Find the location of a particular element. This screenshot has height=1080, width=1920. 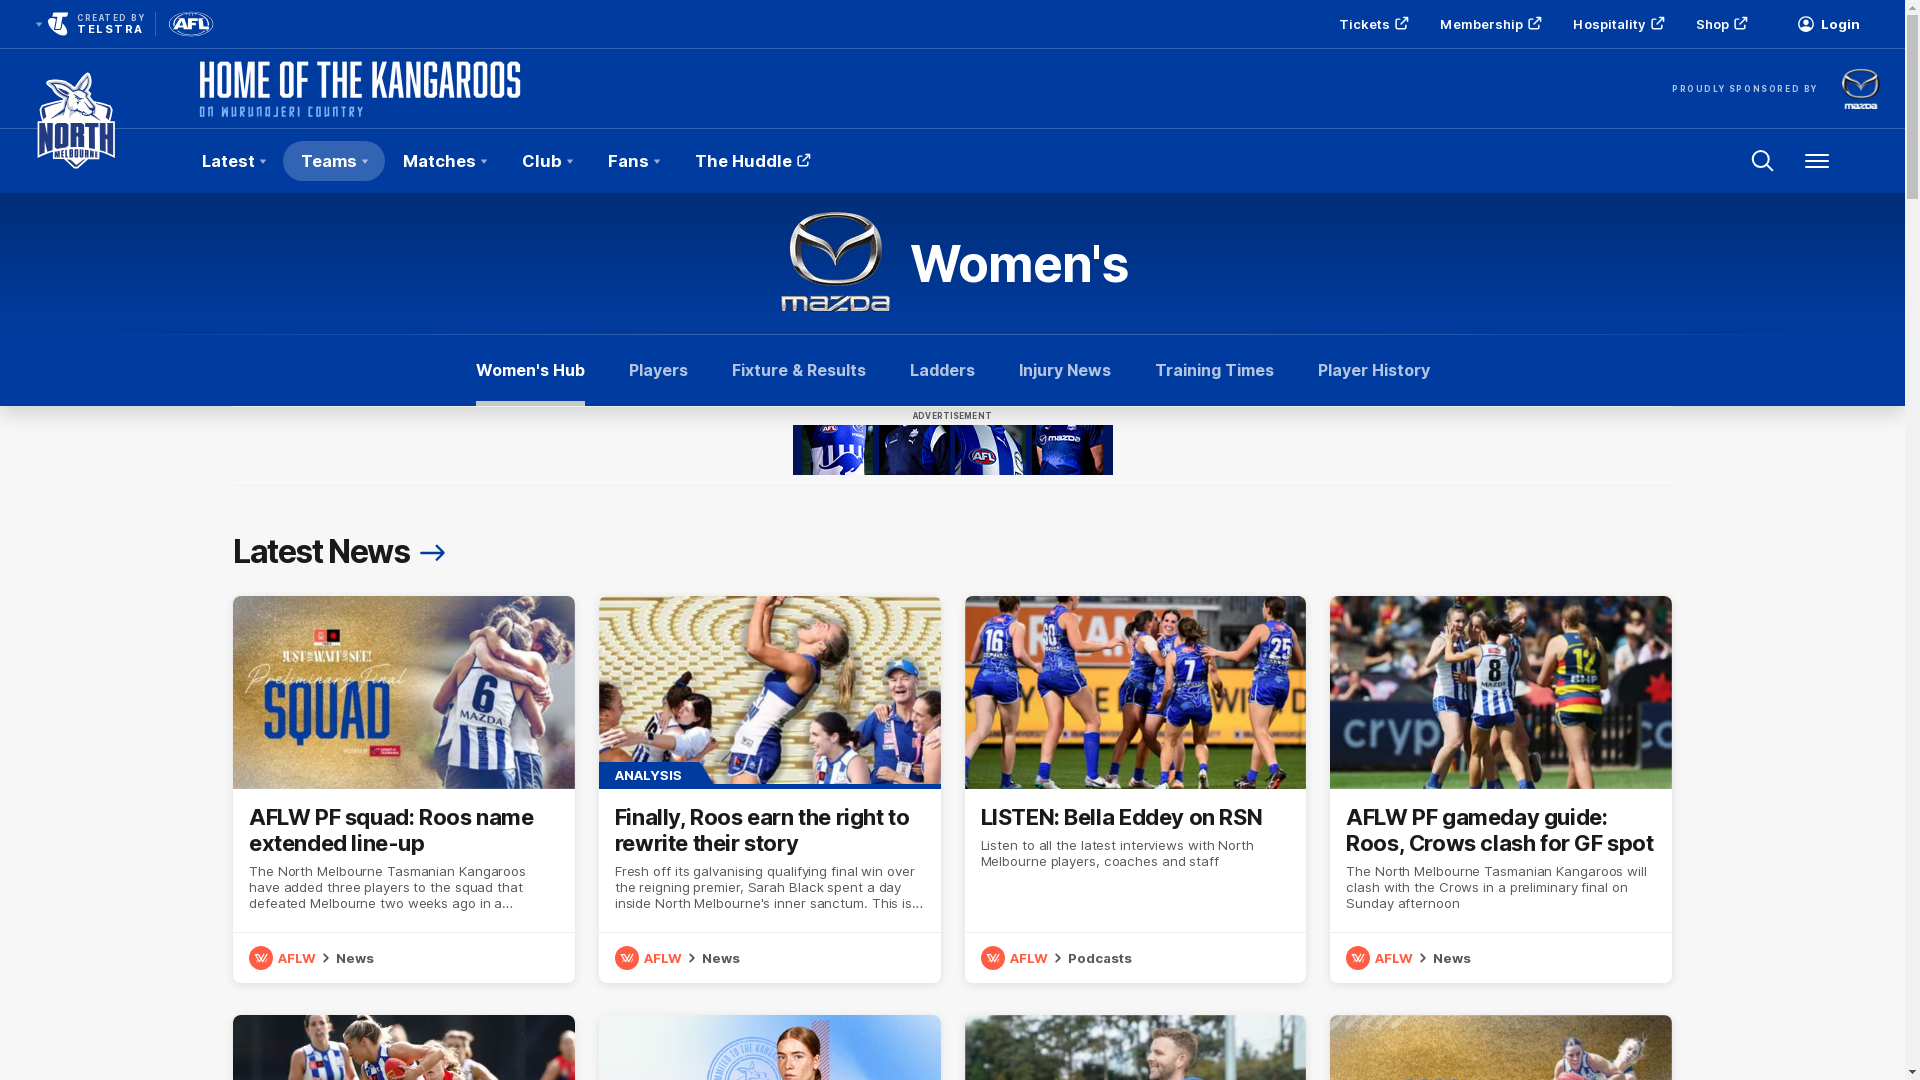

'Hospitality' is located at coordinates (1616, 23).